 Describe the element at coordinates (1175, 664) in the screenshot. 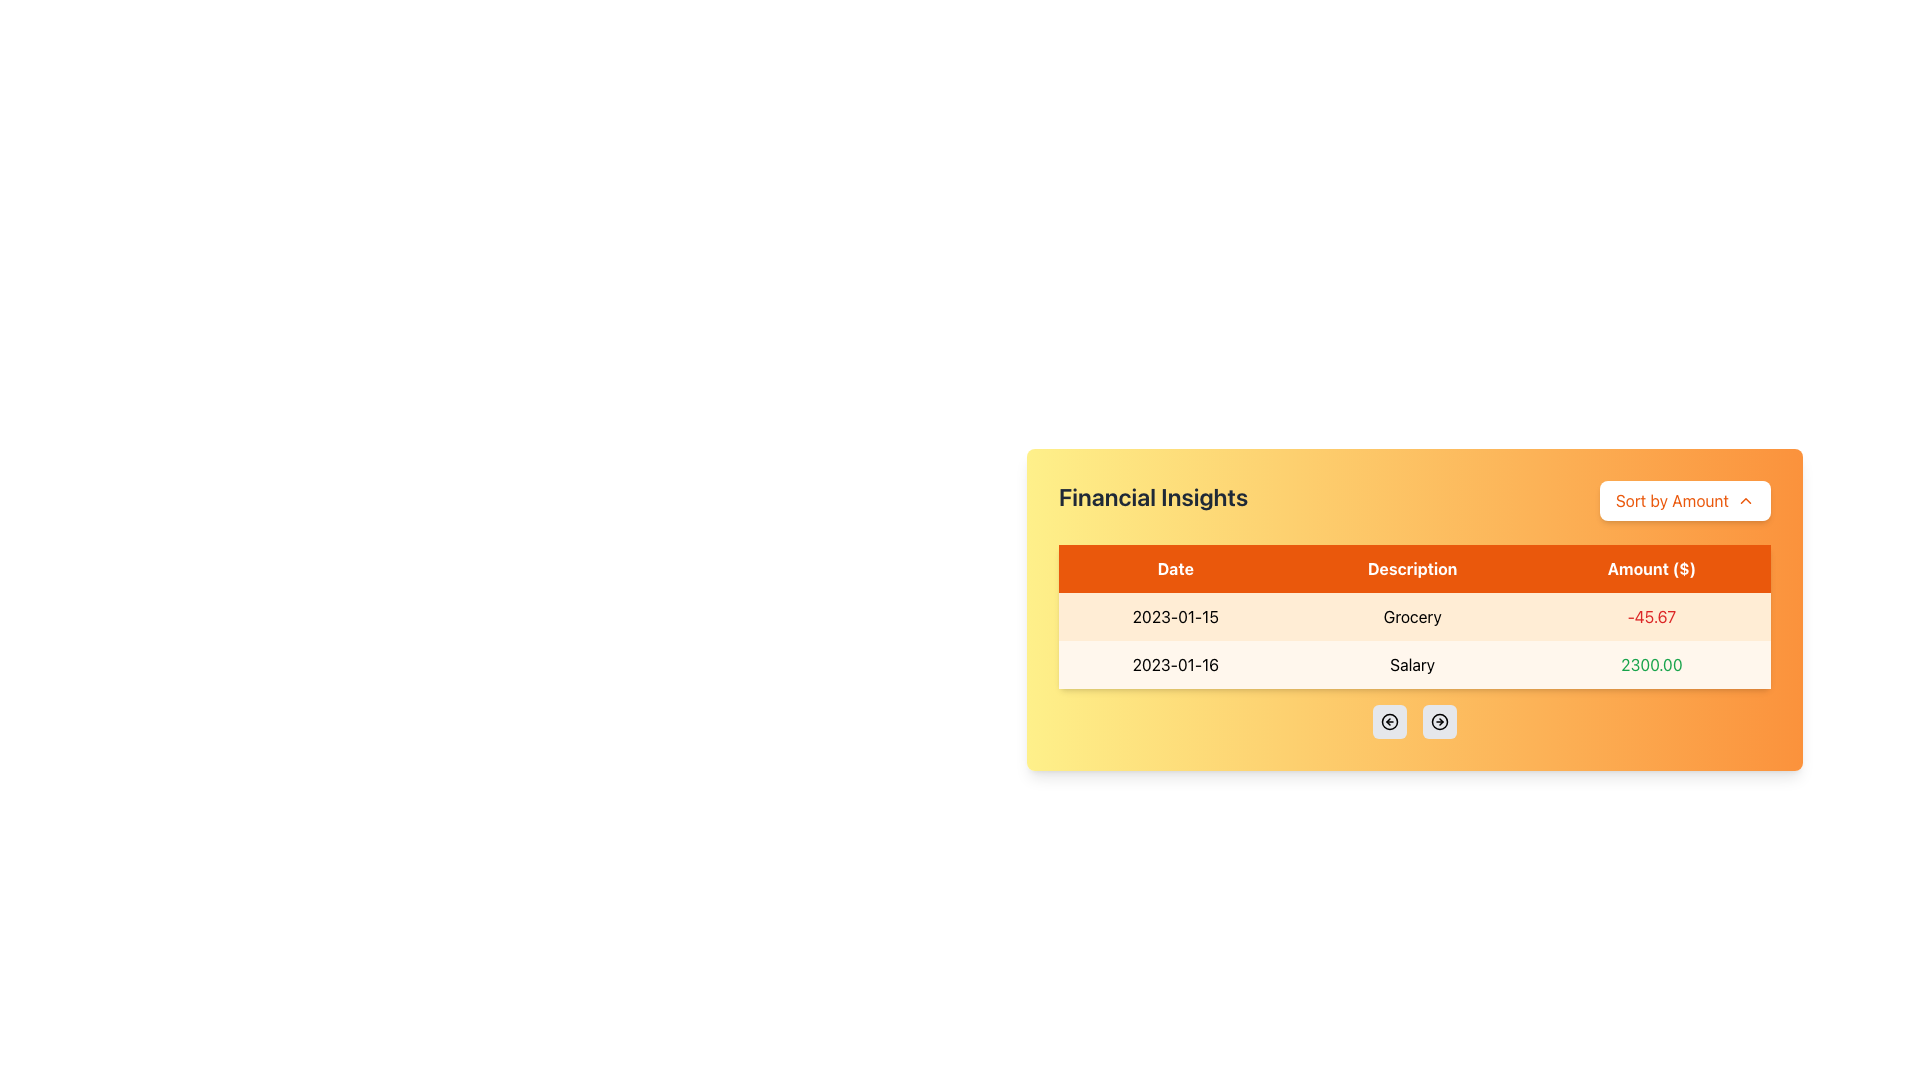

I see `the static text field displaying '2023-01-16' which is located in the first column of the second row under the 'Date' header in the tabular layout` at that location.